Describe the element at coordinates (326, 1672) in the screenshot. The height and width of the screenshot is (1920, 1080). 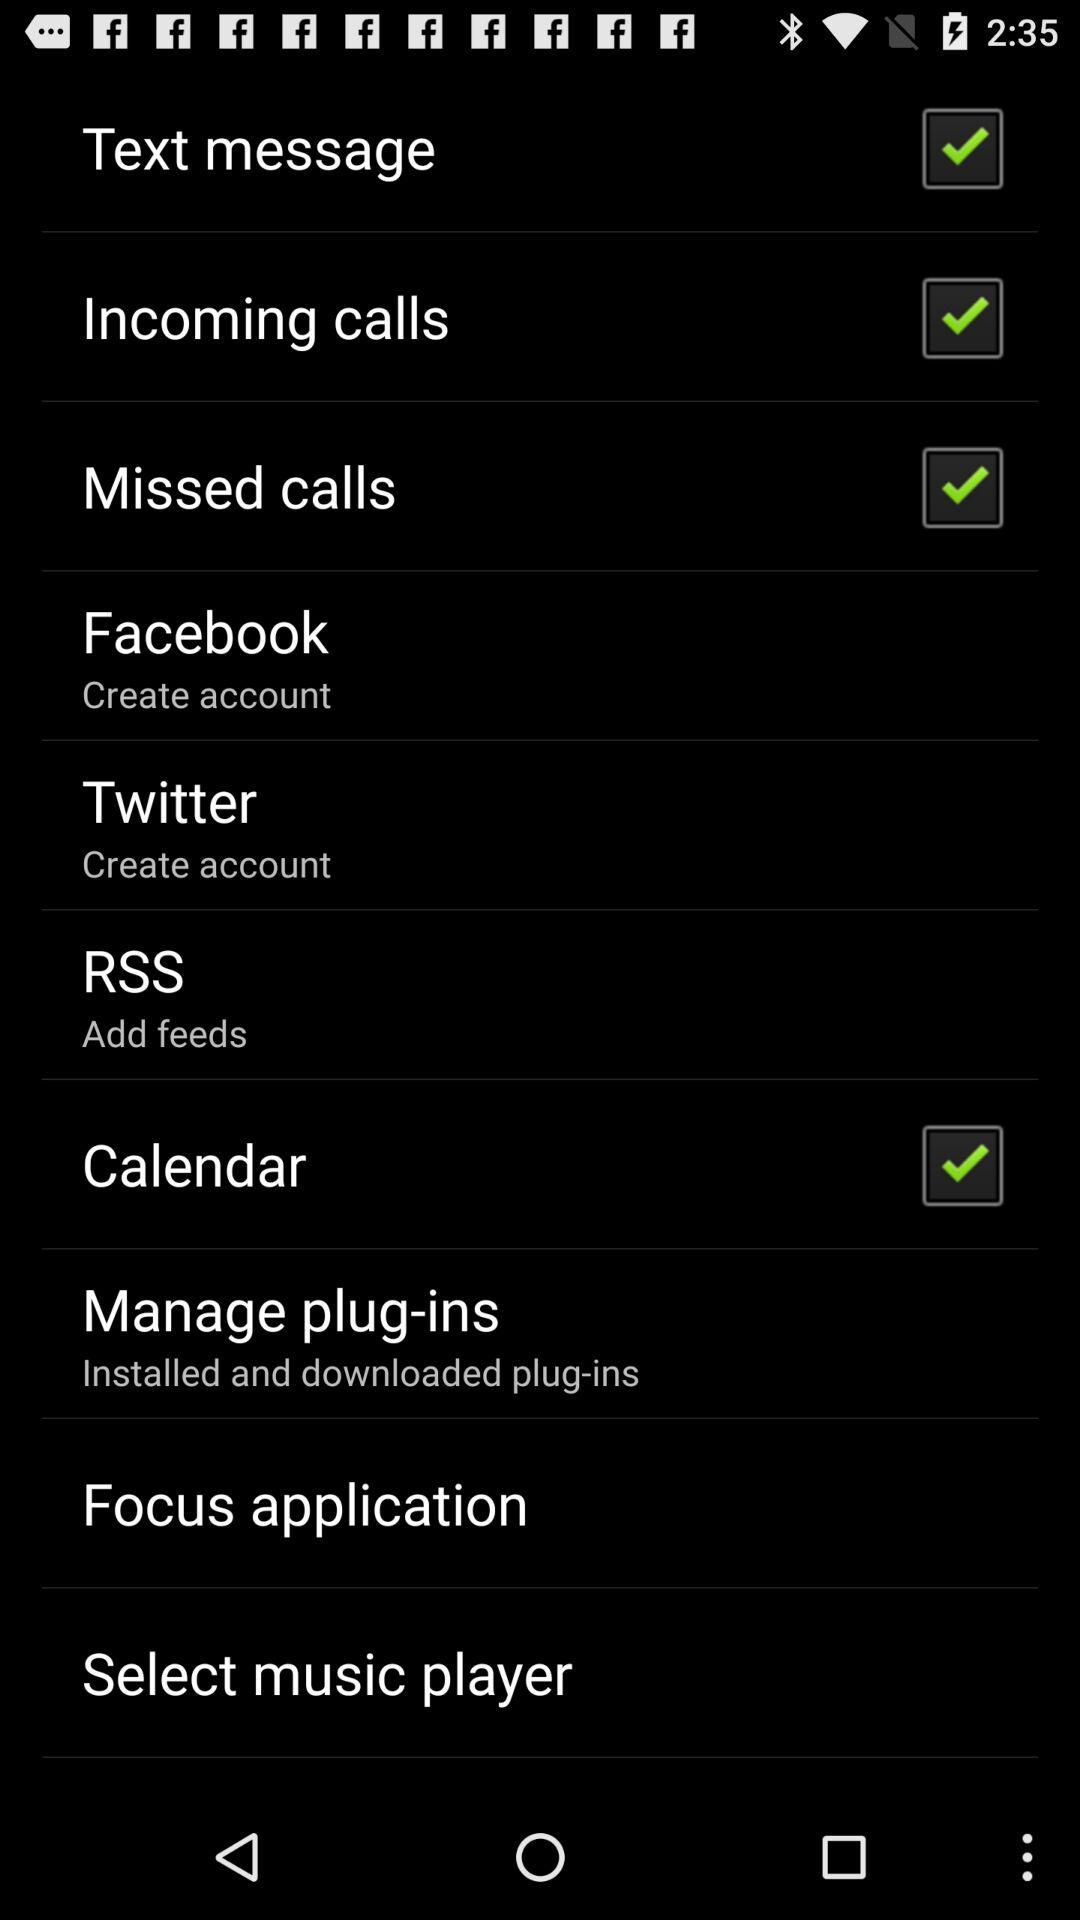
I see `the select music player item` at that location.